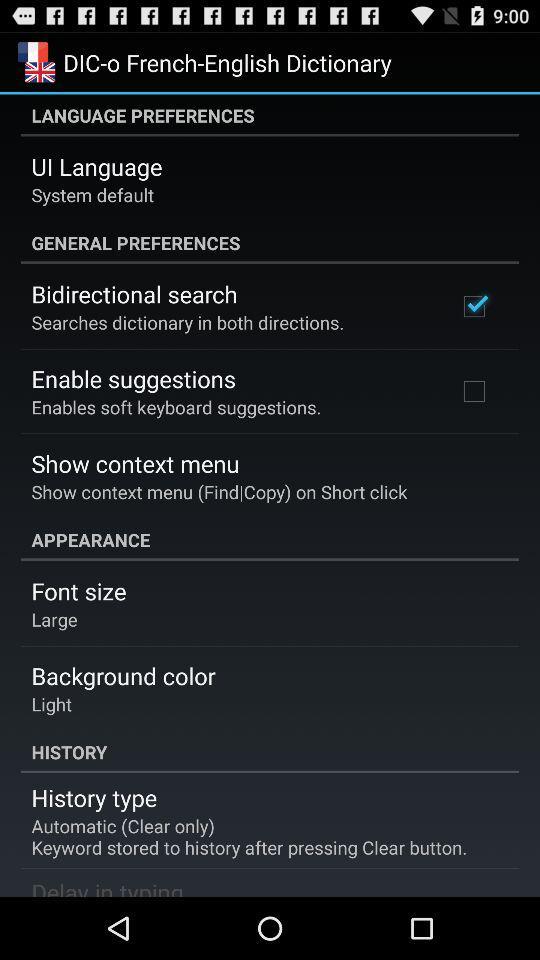 This screenshot has width=540, height=960. I want to click on the language preferences item, so click(270, 115).